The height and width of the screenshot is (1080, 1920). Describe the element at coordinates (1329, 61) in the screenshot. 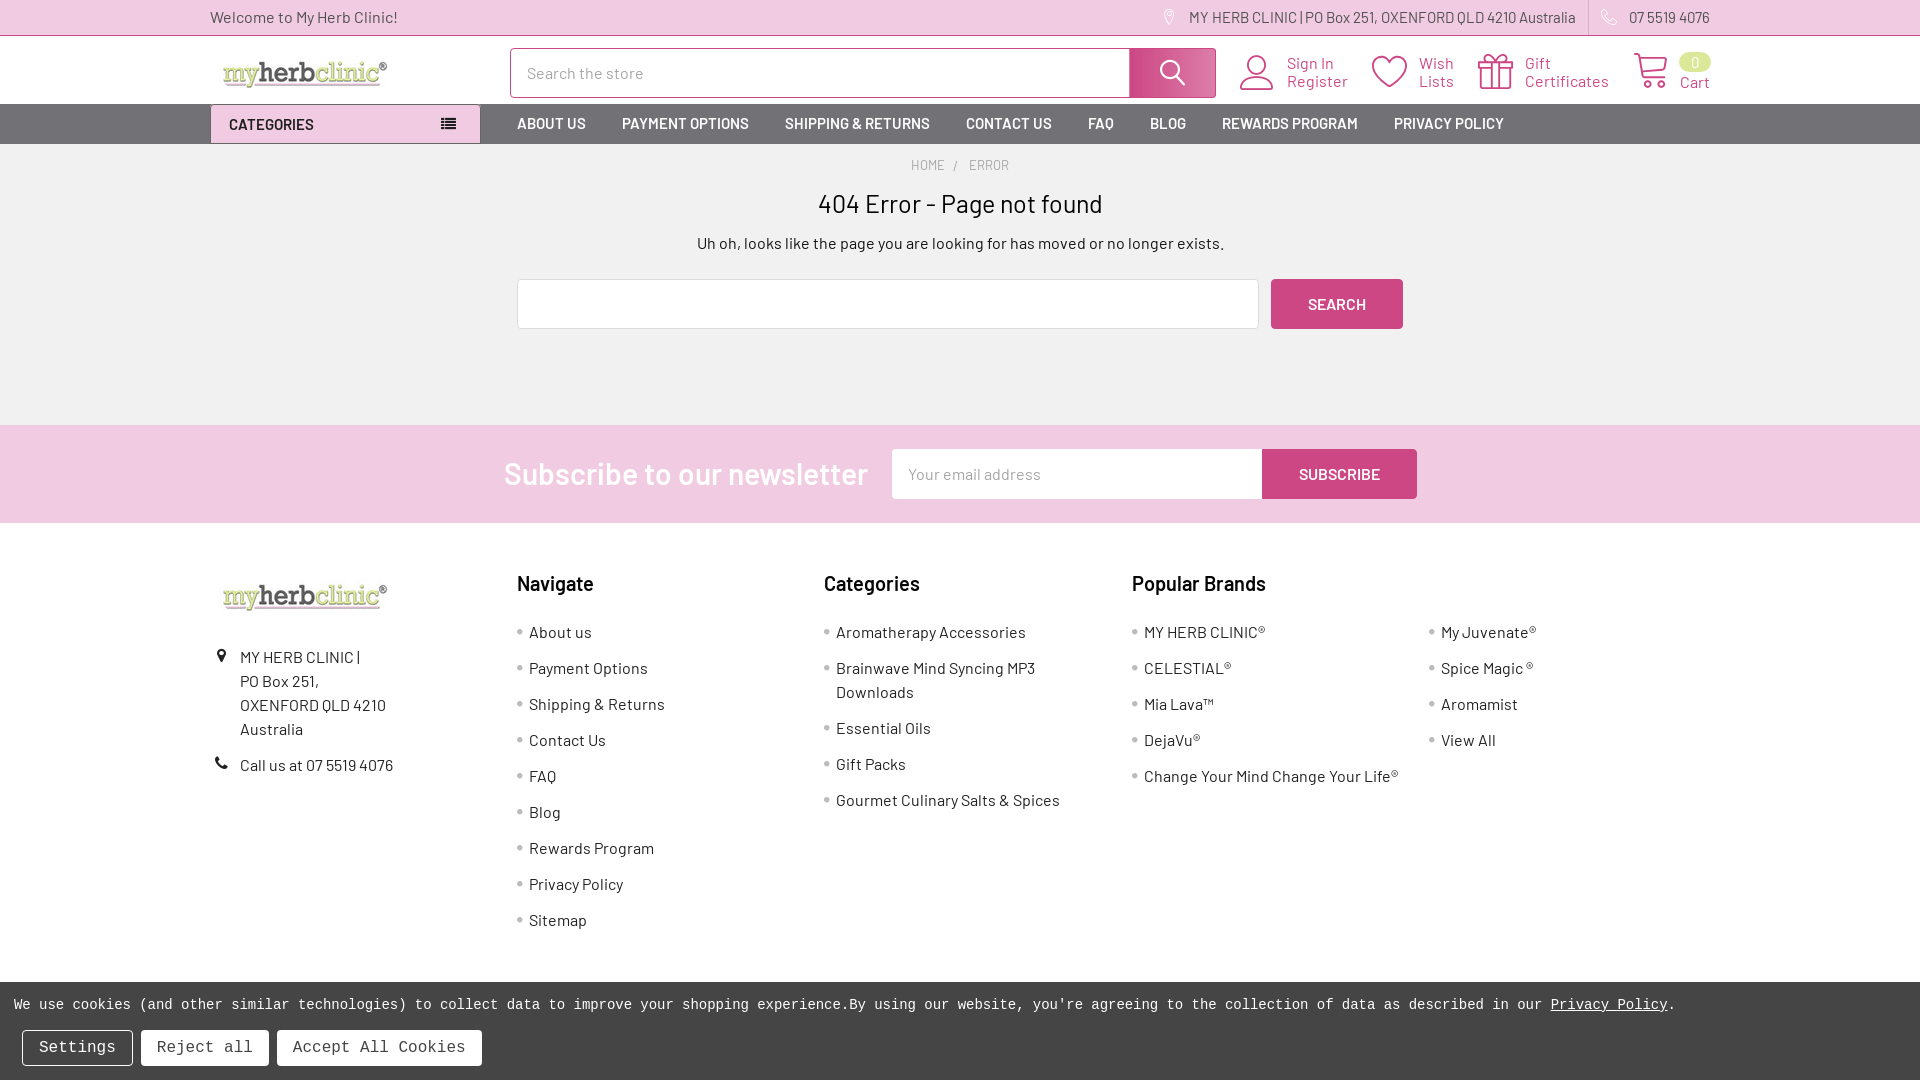

I see `'Sign In'` at that location.